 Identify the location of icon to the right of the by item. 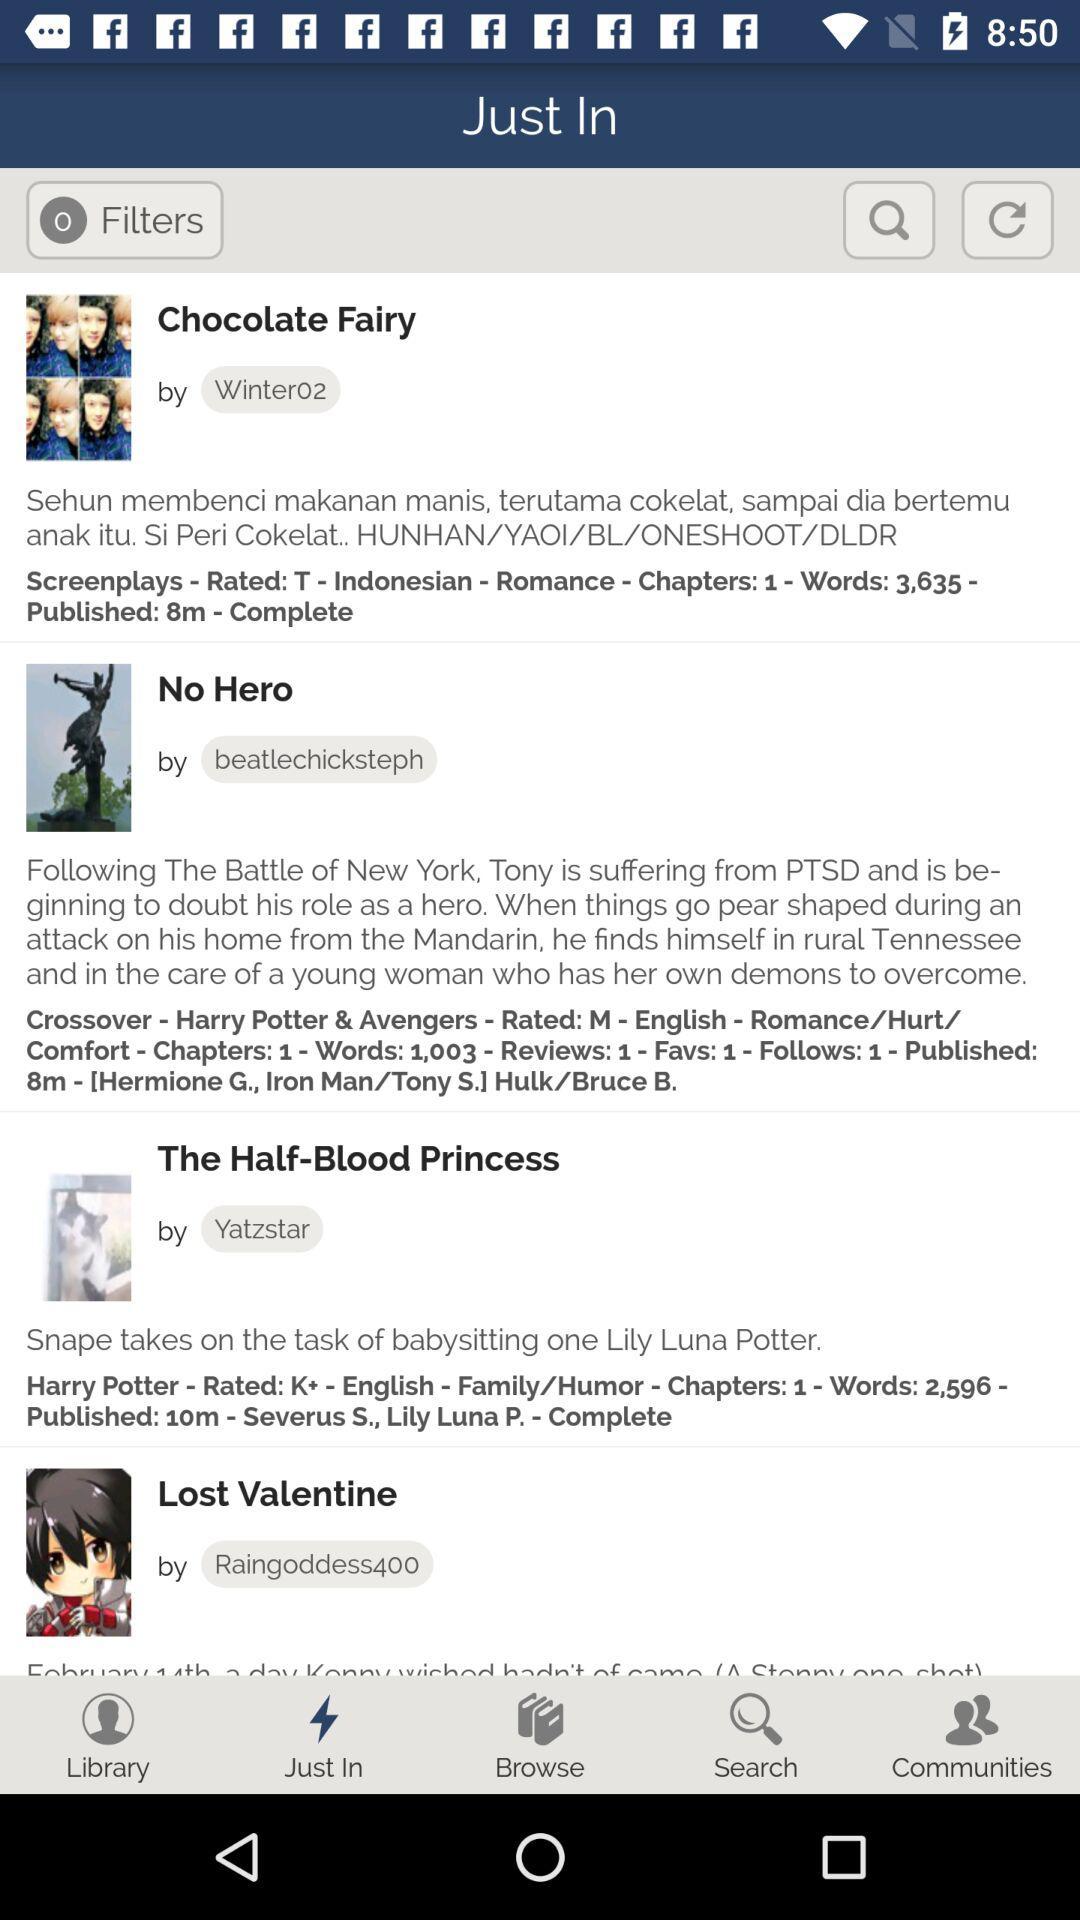
(316, 1563).